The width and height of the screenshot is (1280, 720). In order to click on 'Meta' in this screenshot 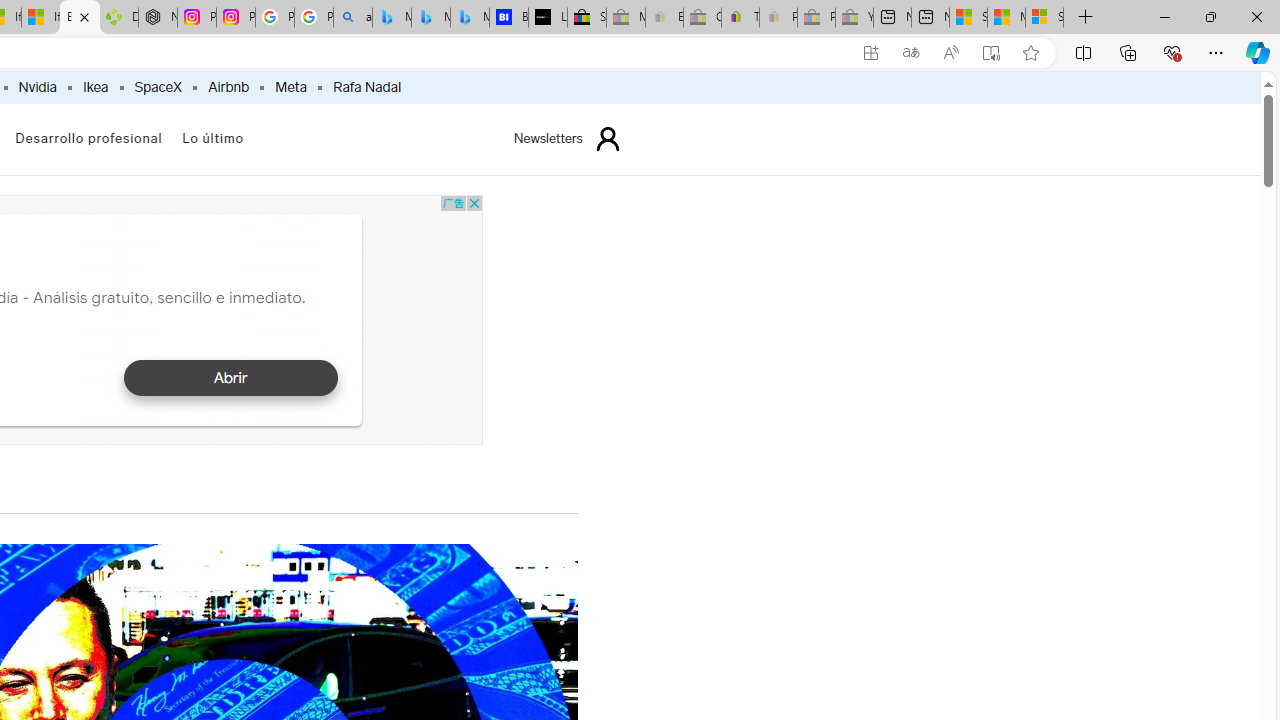, I will do `click(290, 87)`.